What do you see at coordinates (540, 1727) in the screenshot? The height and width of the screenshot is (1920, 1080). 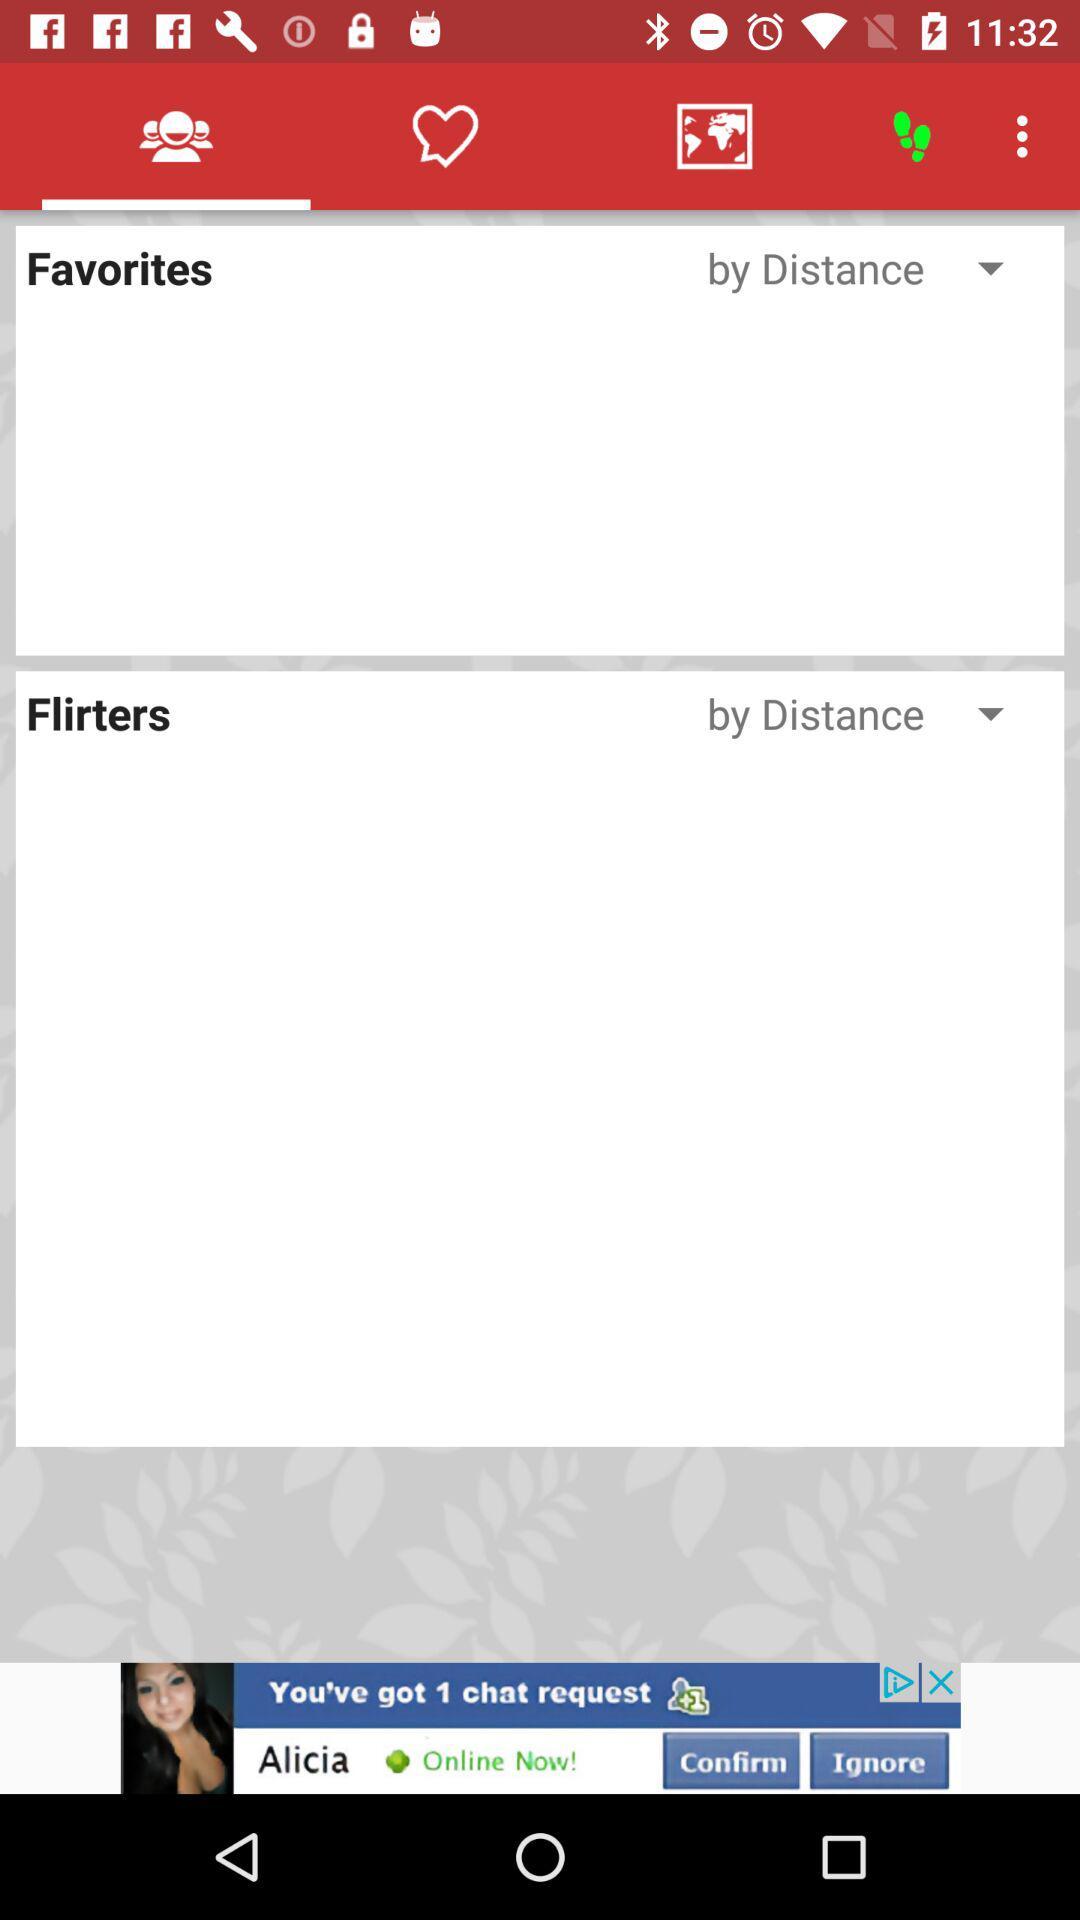 I see `advertisement` at bounding box center [540, 1727].